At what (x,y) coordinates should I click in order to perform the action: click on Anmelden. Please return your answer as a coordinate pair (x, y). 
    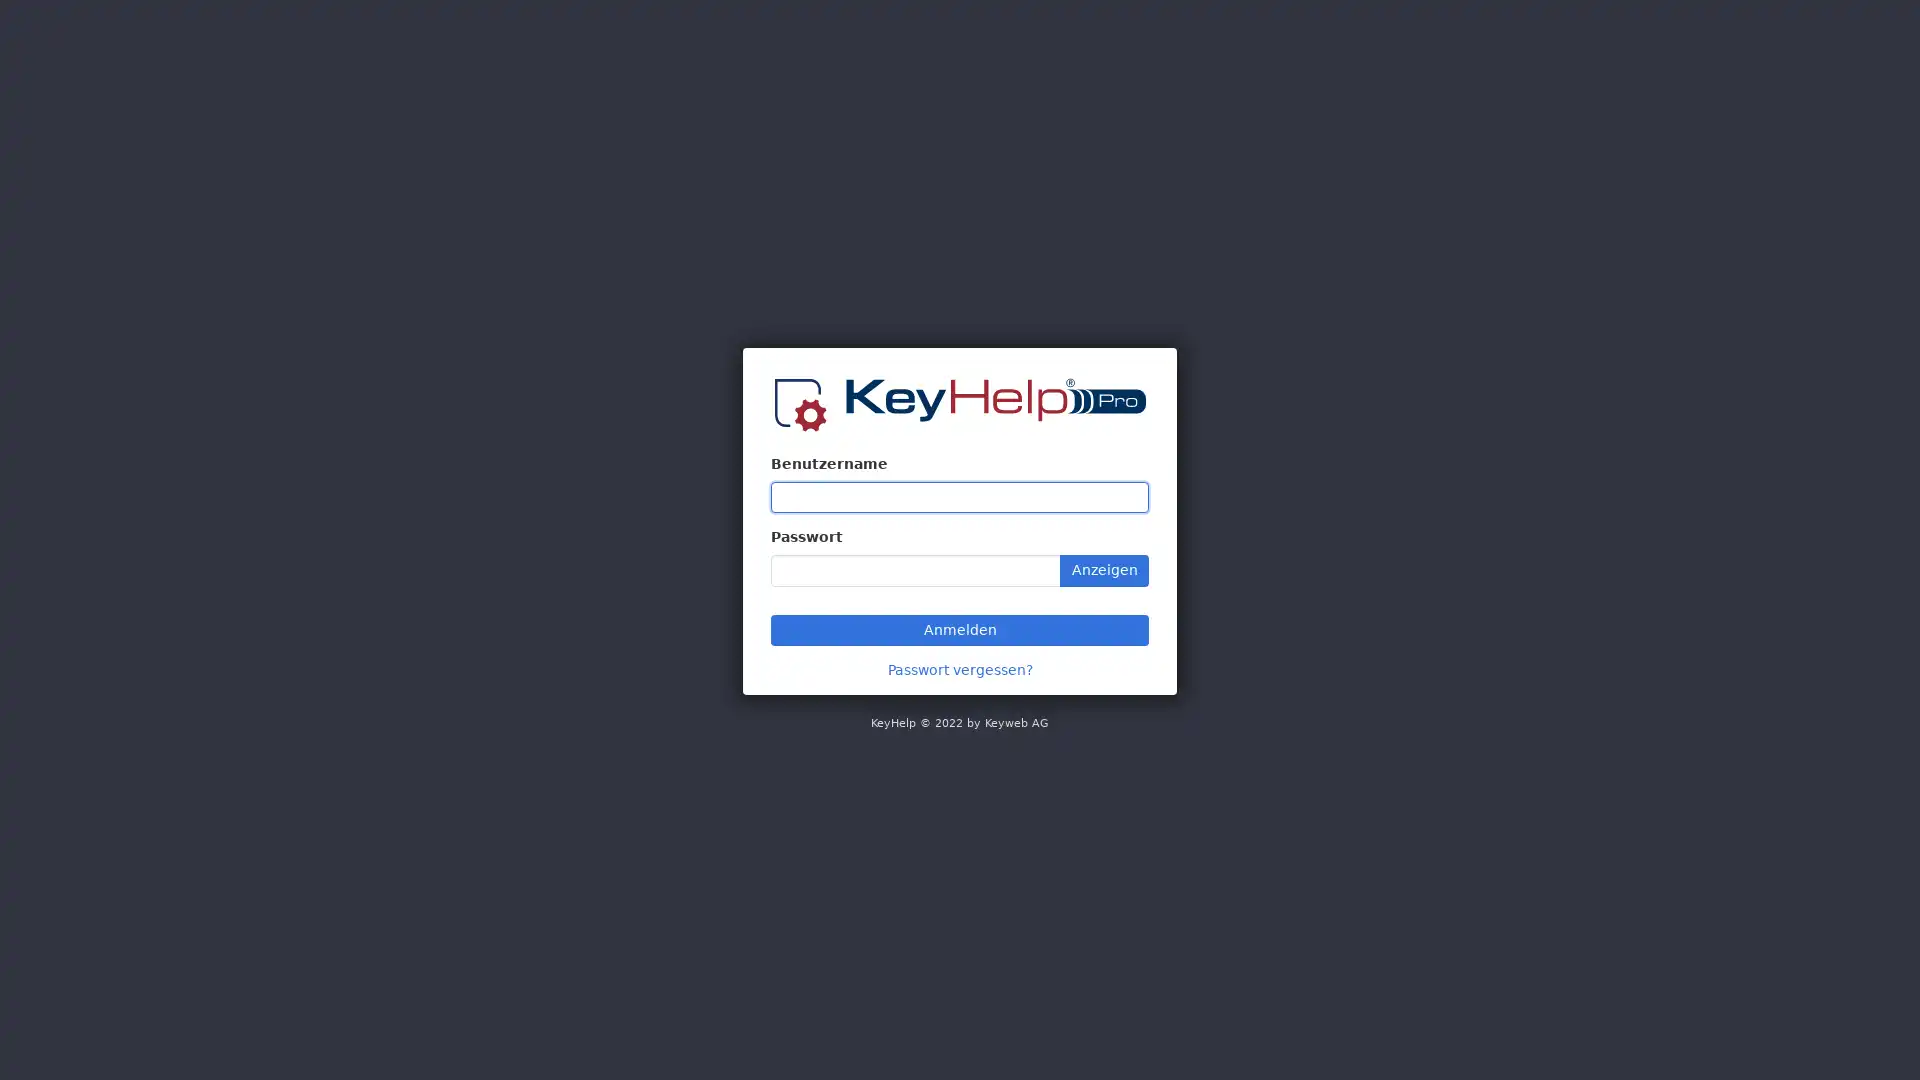
    Looking at the image, I should click on (960, 628).